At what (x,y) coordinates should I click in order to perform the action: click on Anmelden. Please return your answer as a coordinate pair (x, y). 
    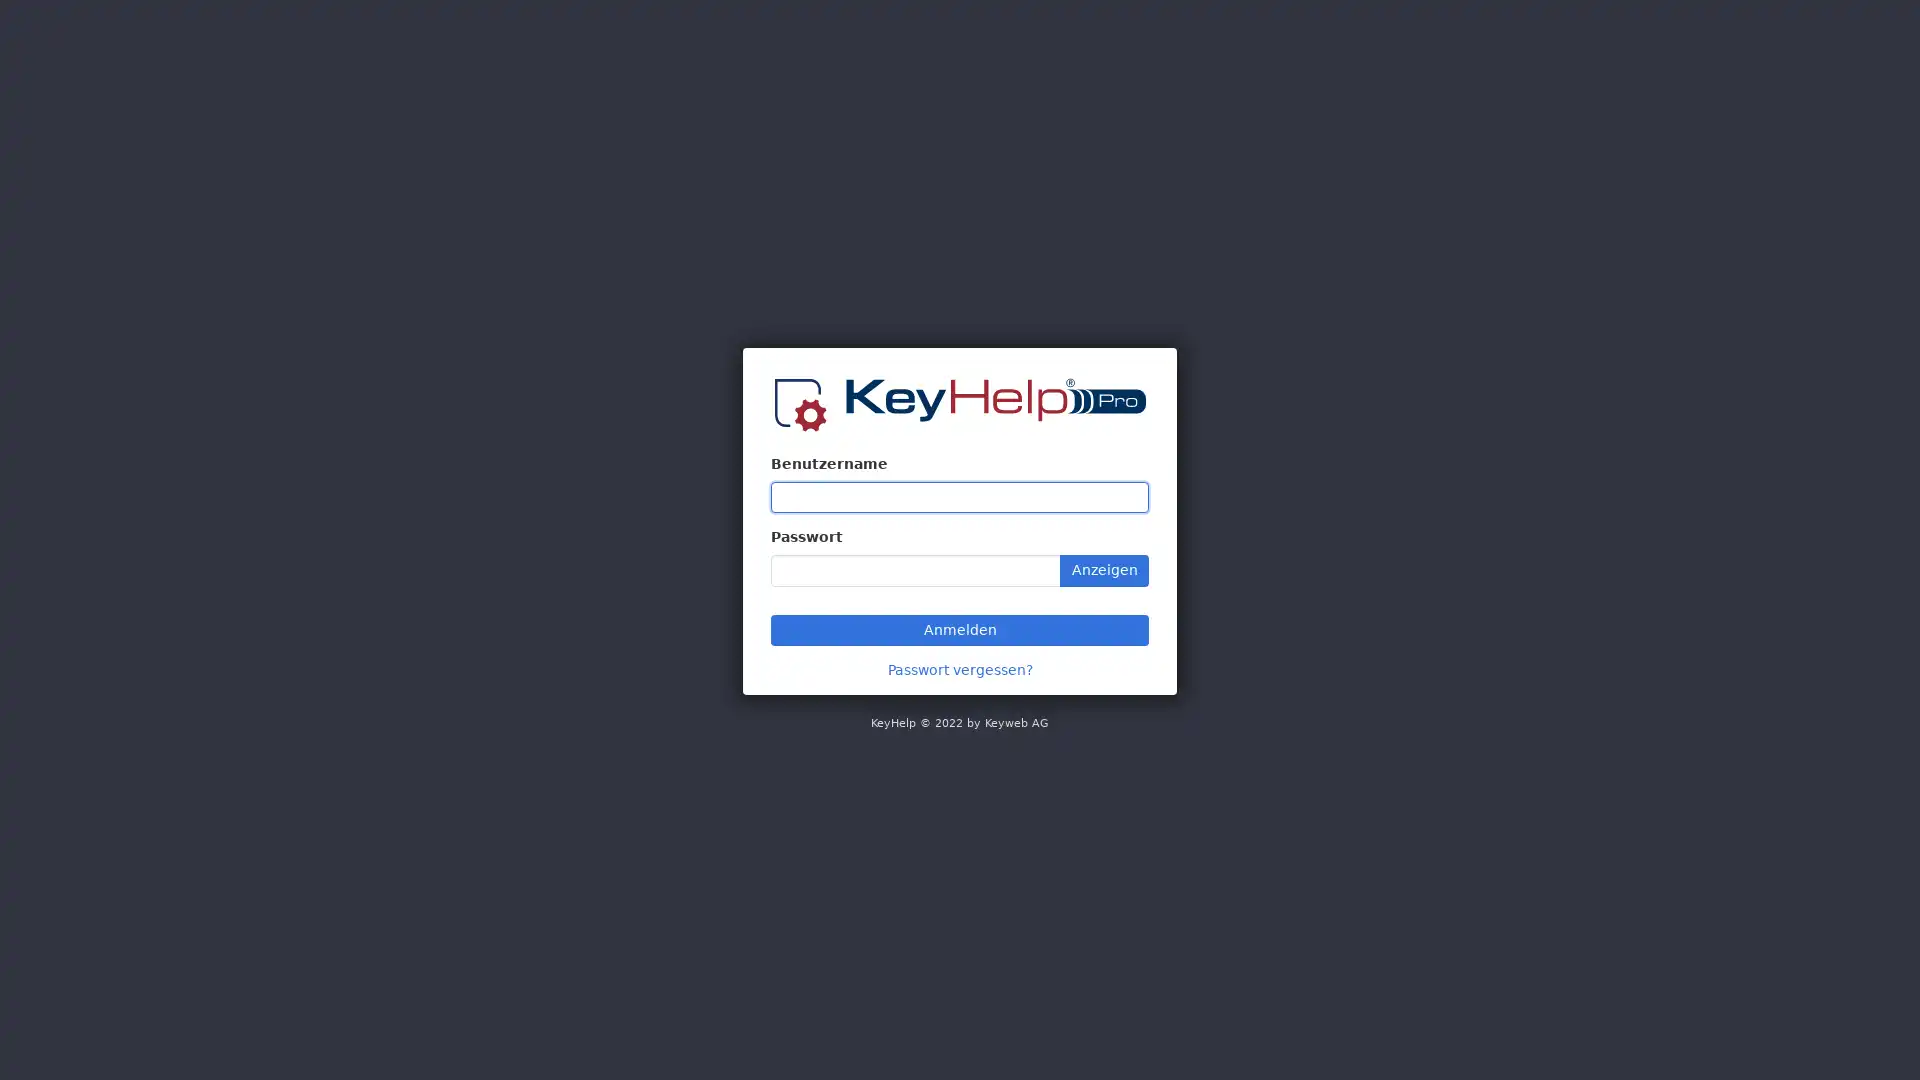
    Looking at the image, I should click on (960, 628).